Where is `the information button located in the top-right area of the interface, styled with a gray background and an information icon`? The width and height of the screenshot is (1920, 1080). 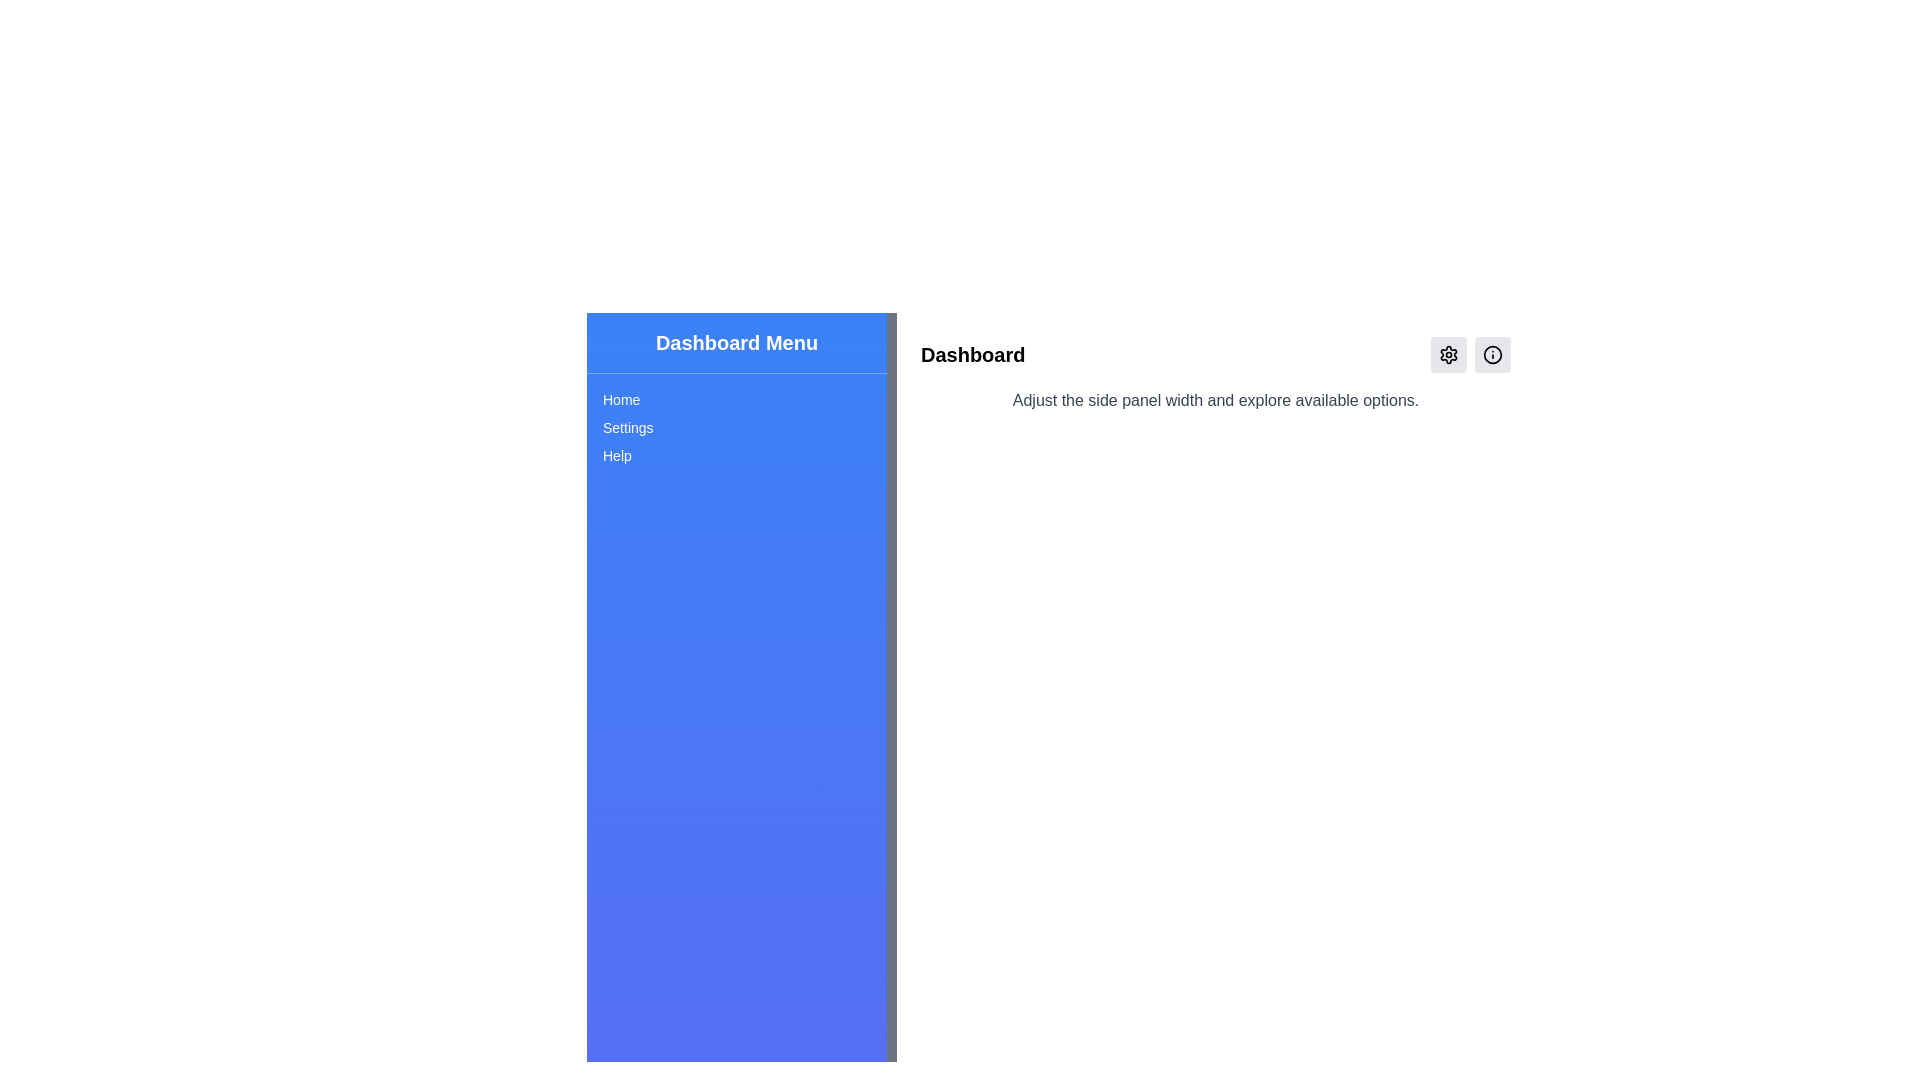 the information button located in the top-right area of the interface, styled with a gray background and an information icon is located at coordinates (1492, 353).